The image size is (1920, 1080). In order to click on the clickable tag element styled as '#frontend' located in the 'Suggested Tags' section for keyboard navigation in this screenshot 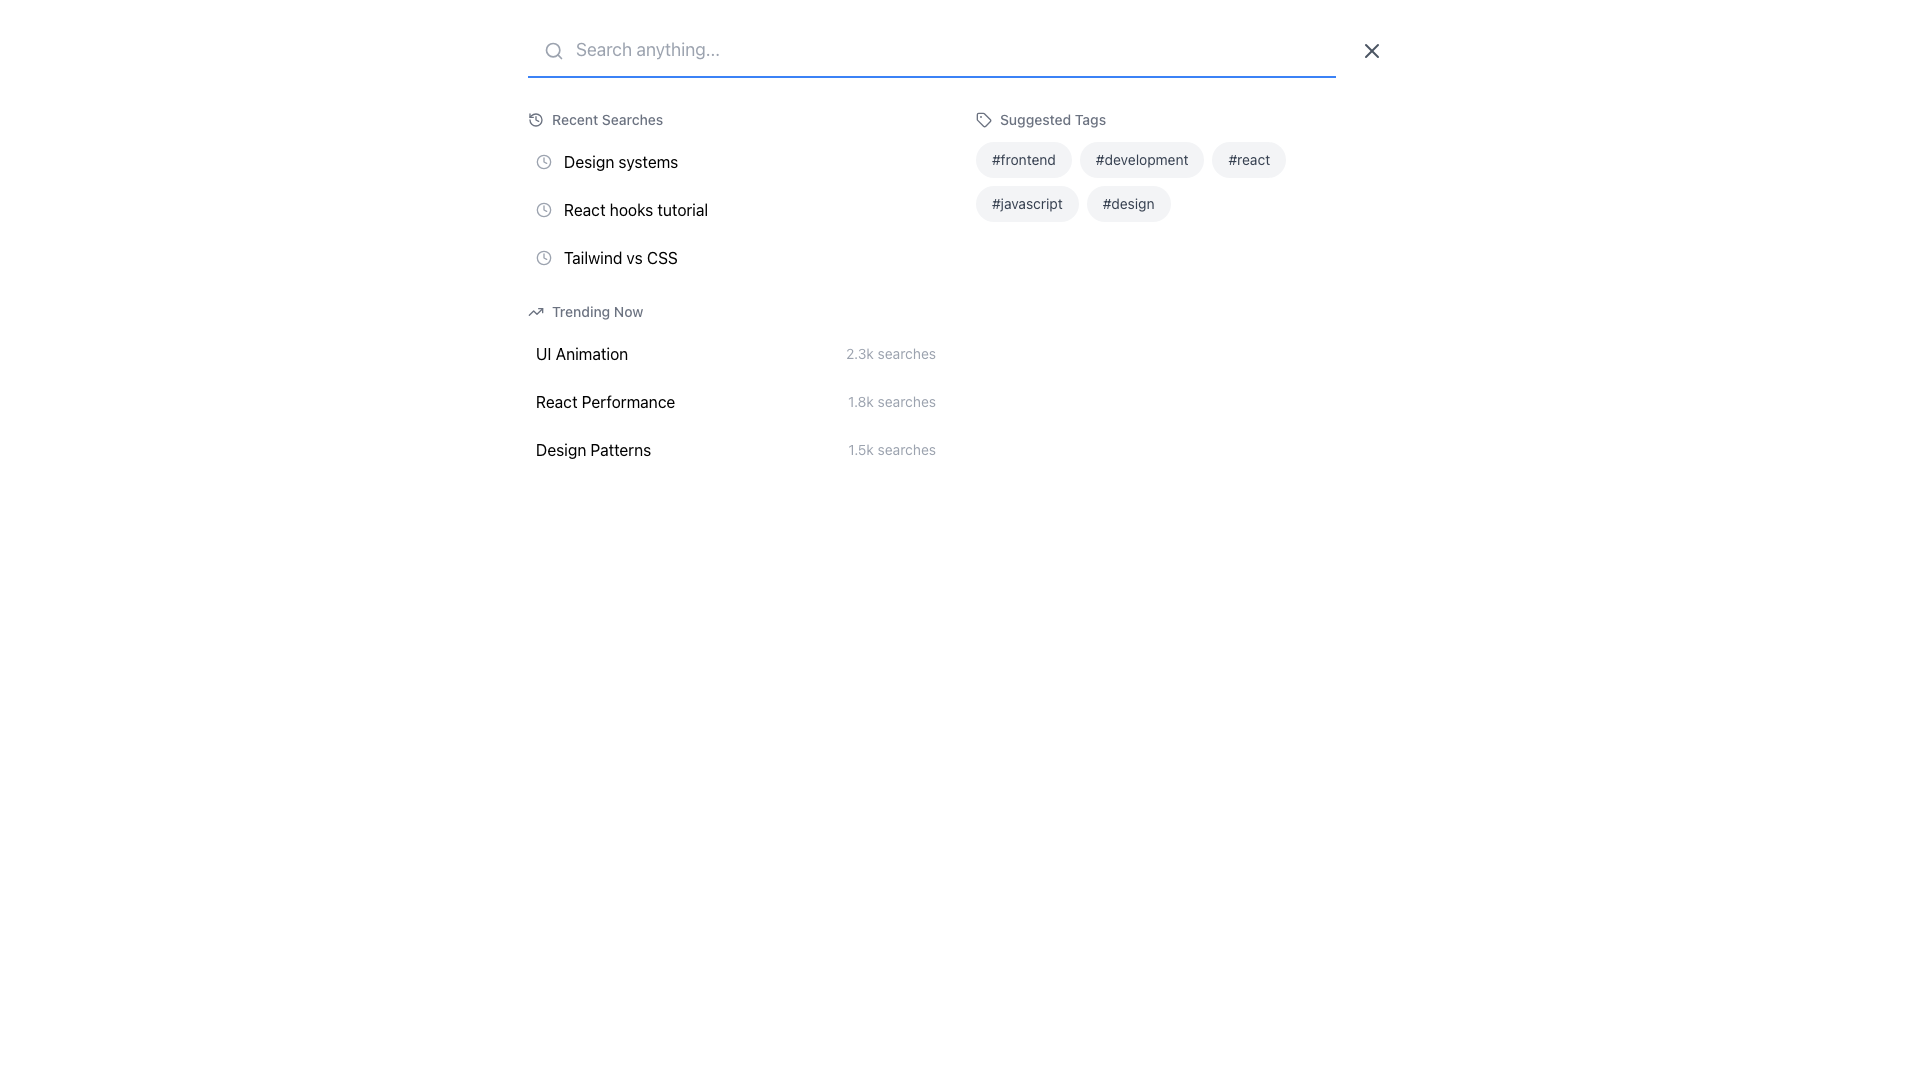, I will do `click(1023, 158)`.